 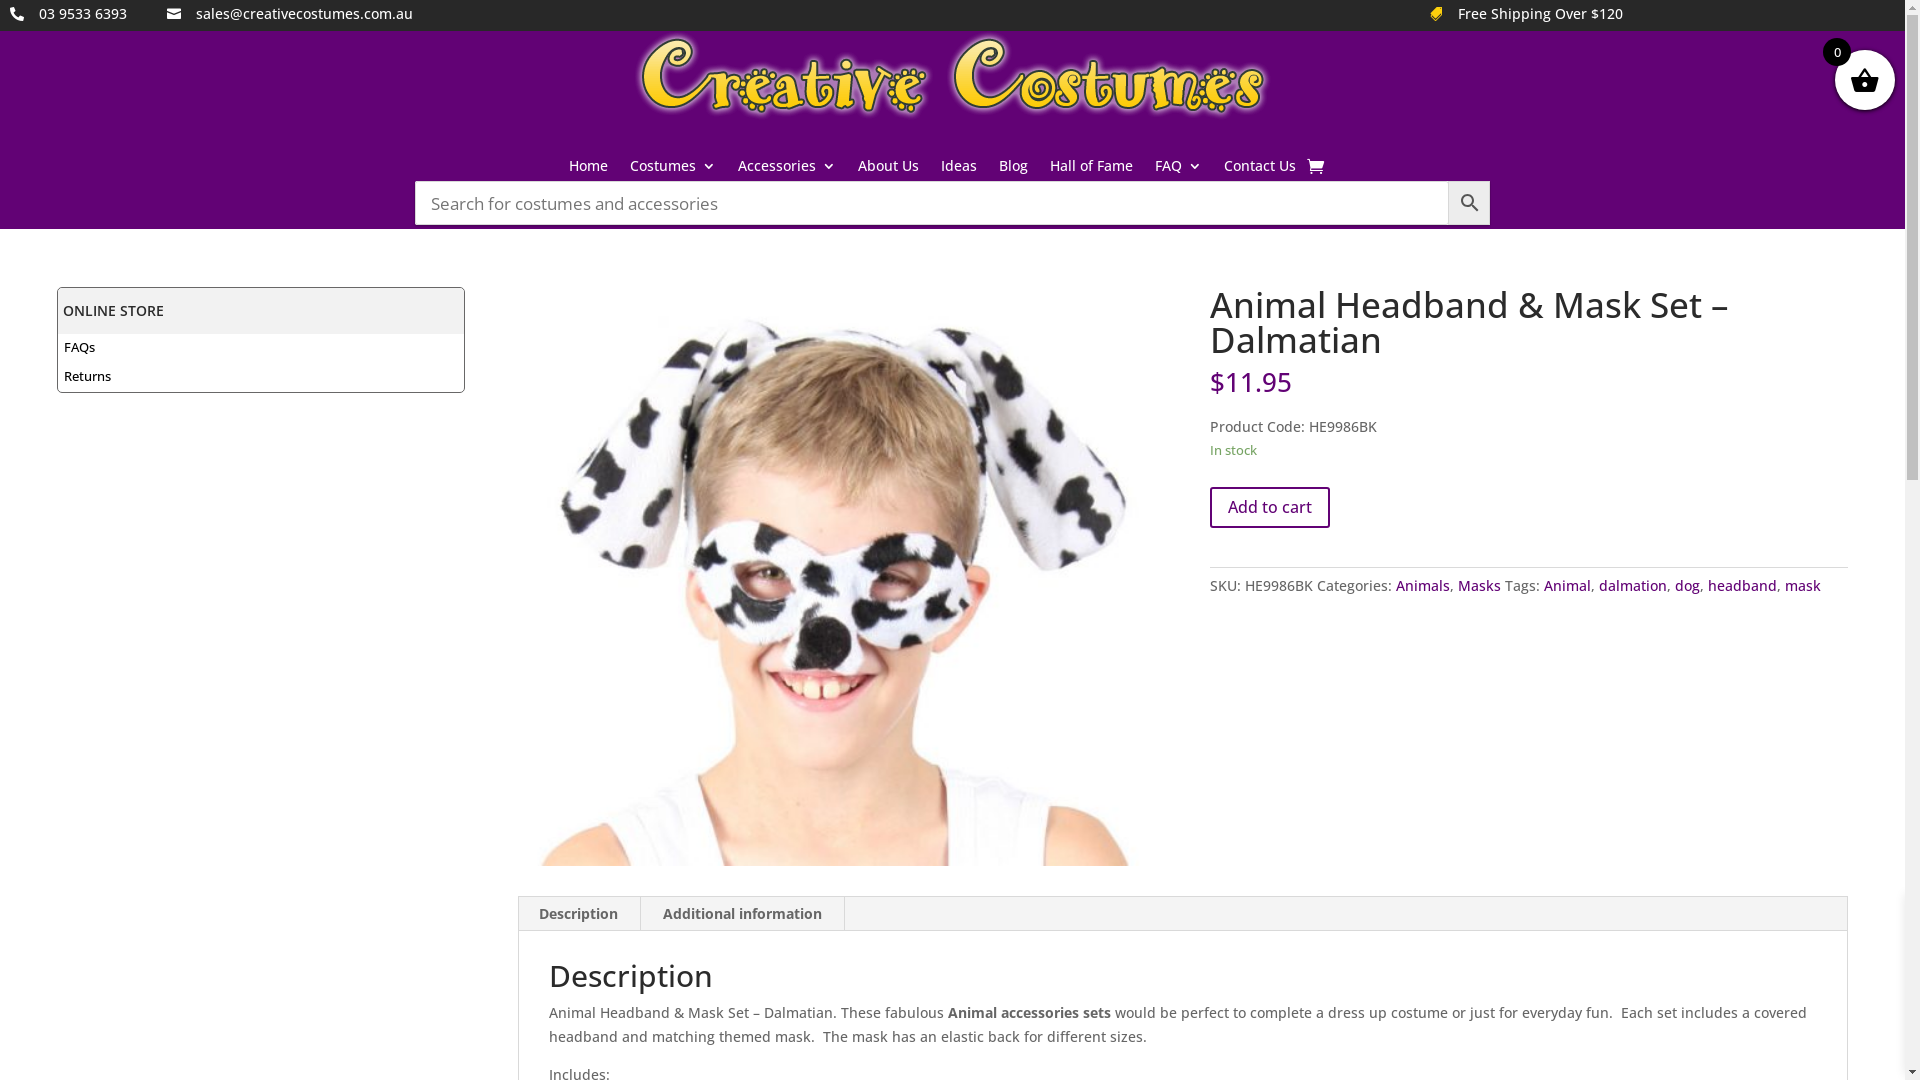 I want to click on 'Additional information', so click(x=741, y=914).